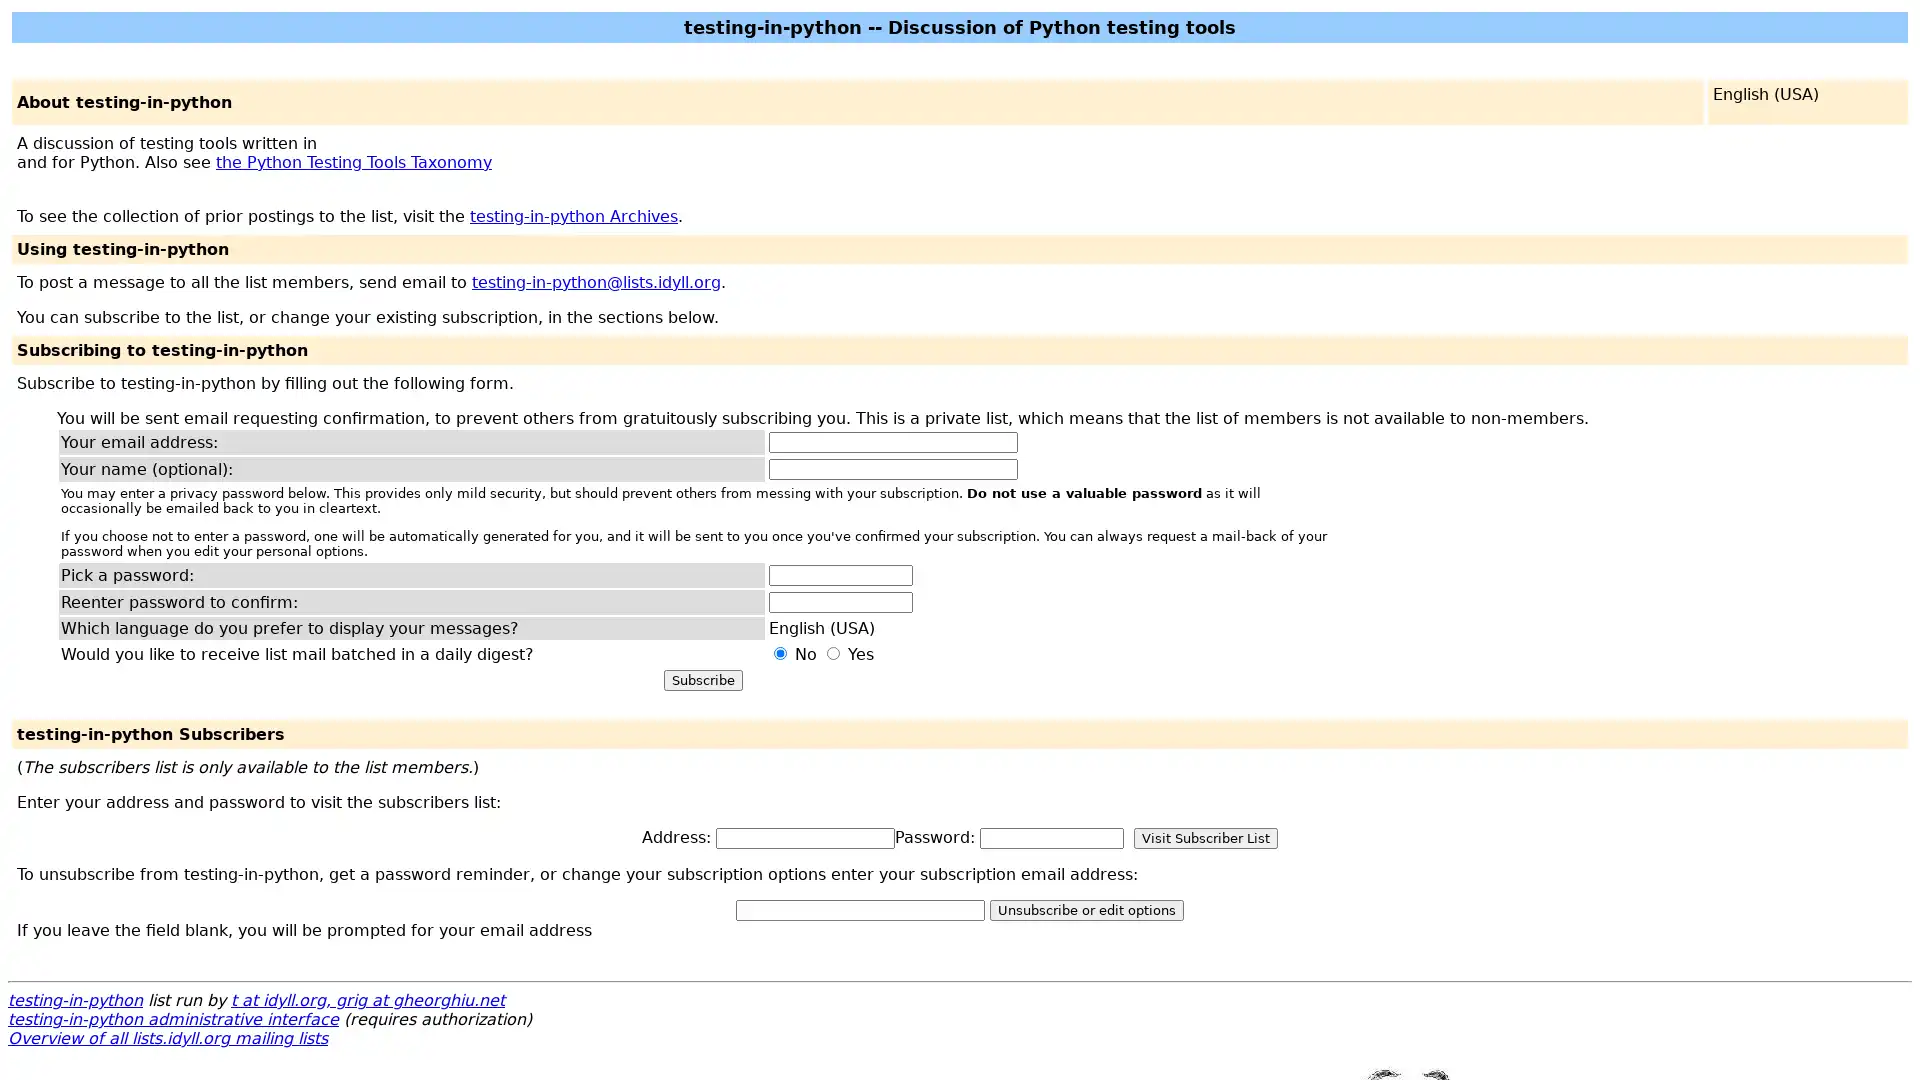 Image resolution: width=1920 pixels, height=1080 pixels. What do you see at coordinates (1085, 910) in the screenshot?
I see `Unsubscribe or edit options` at bounding box center [1085, 910].